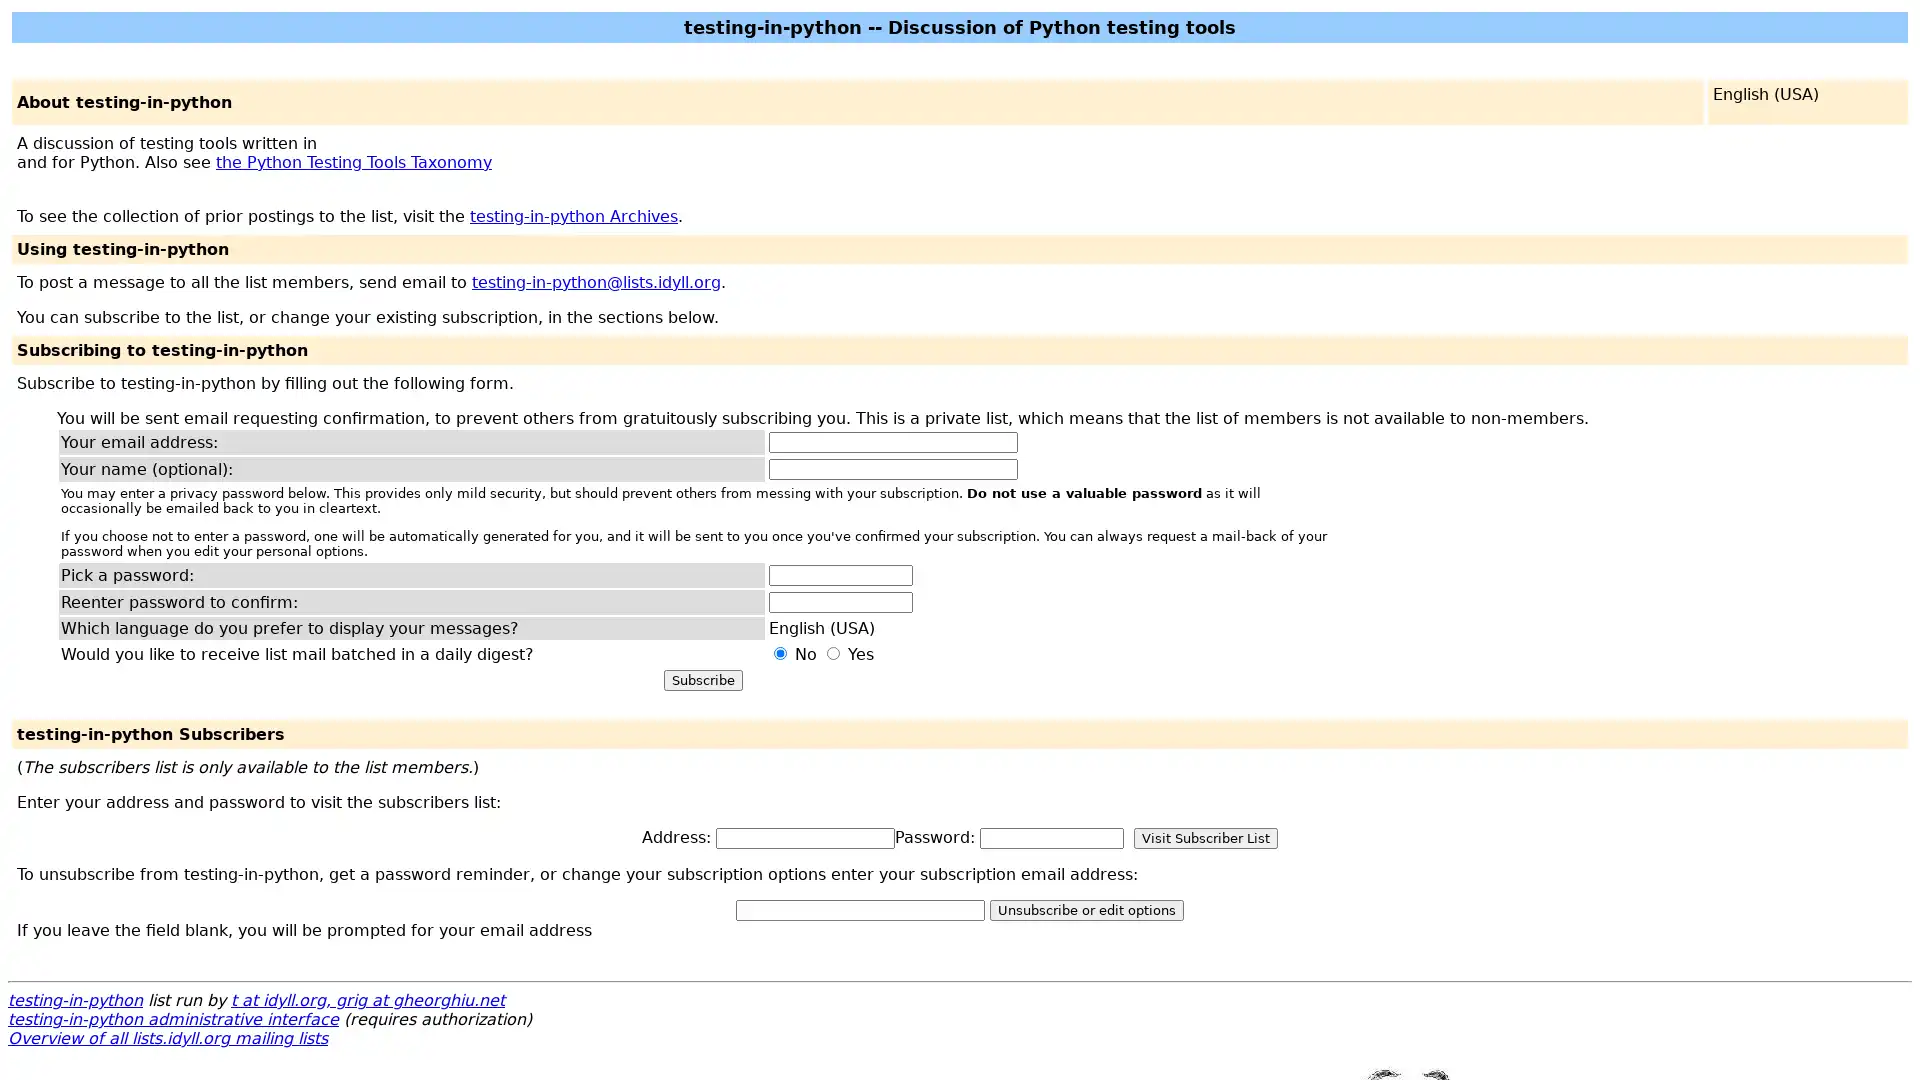 Image resolution: width=1920 pixels, height=1080 pixels. What do you see at coordinates (1085, 910) in the screenshot?
I see `Unsubscribe or edit options` at bounding box center [1085, 910].